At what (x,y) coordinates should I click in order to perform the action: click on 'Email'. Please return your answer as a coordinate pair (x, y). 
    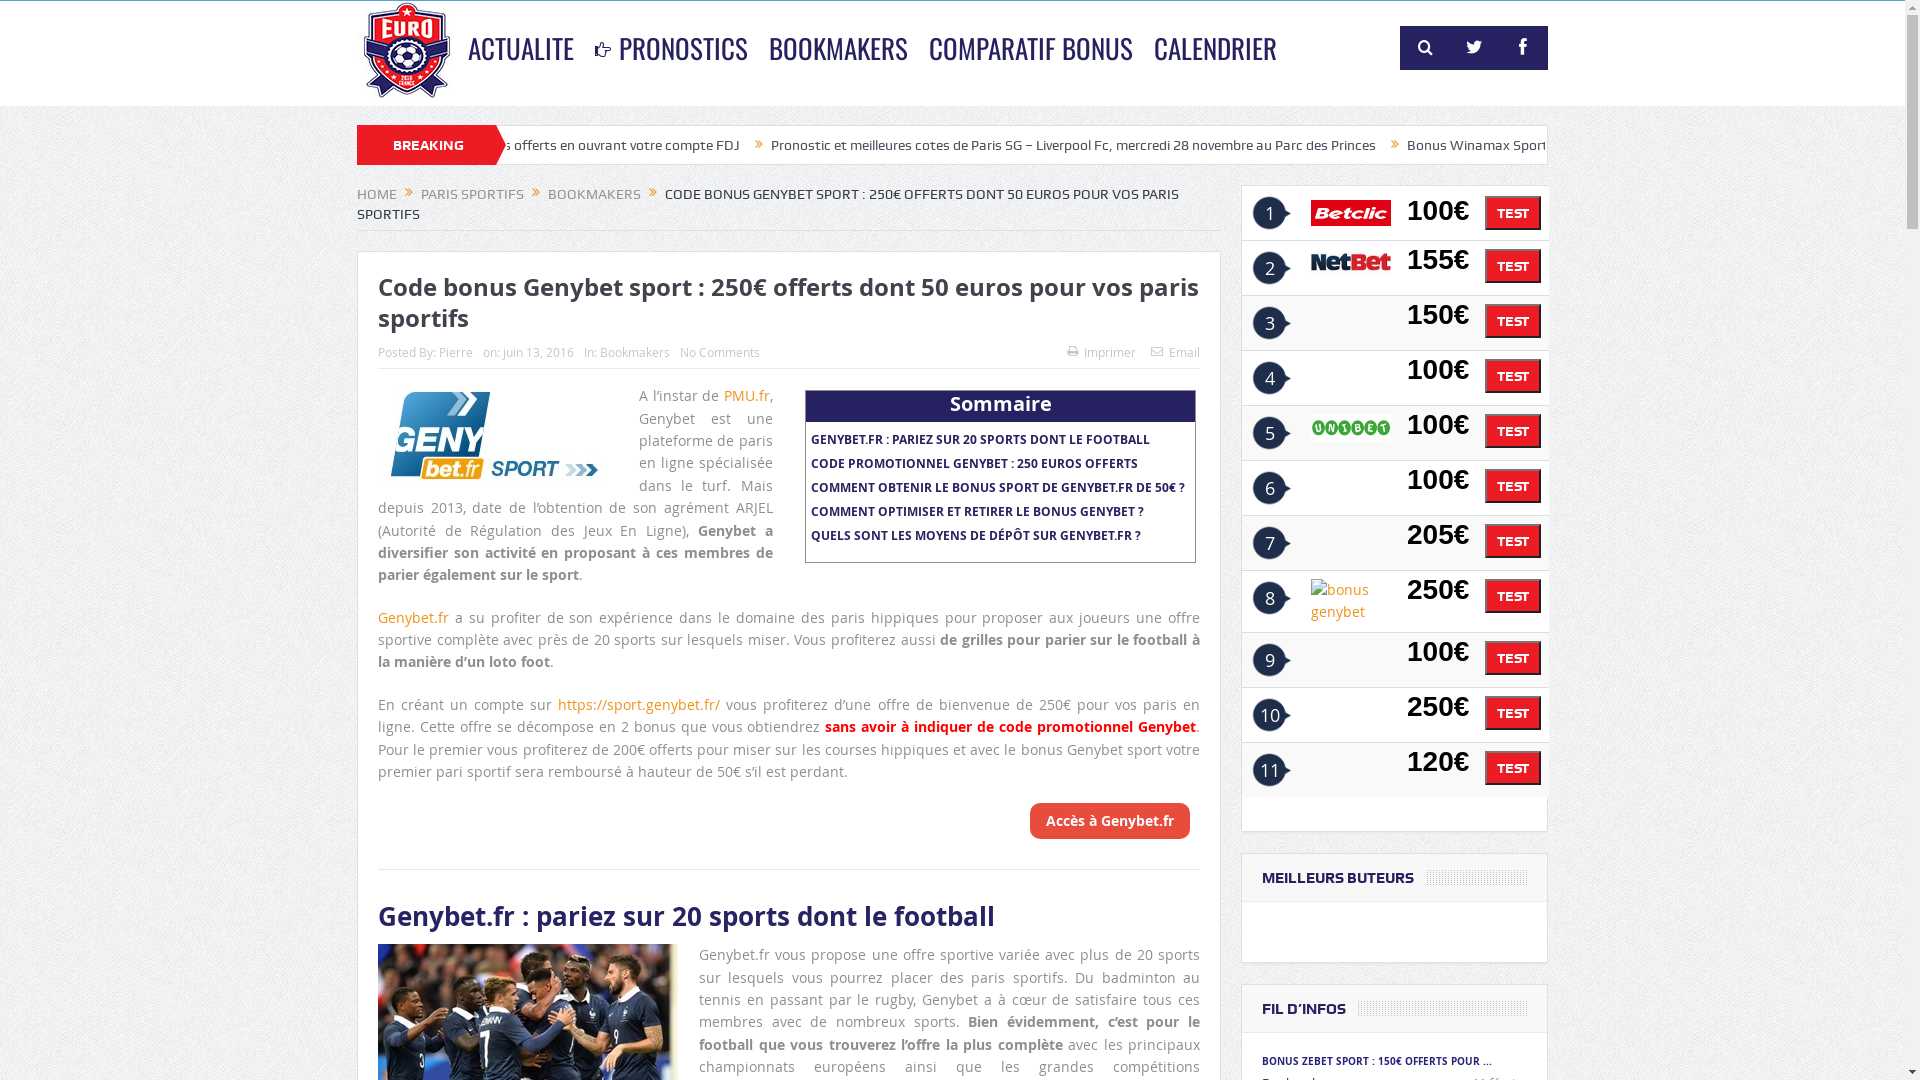
    Looking at the image, I should click on (1175, 350).